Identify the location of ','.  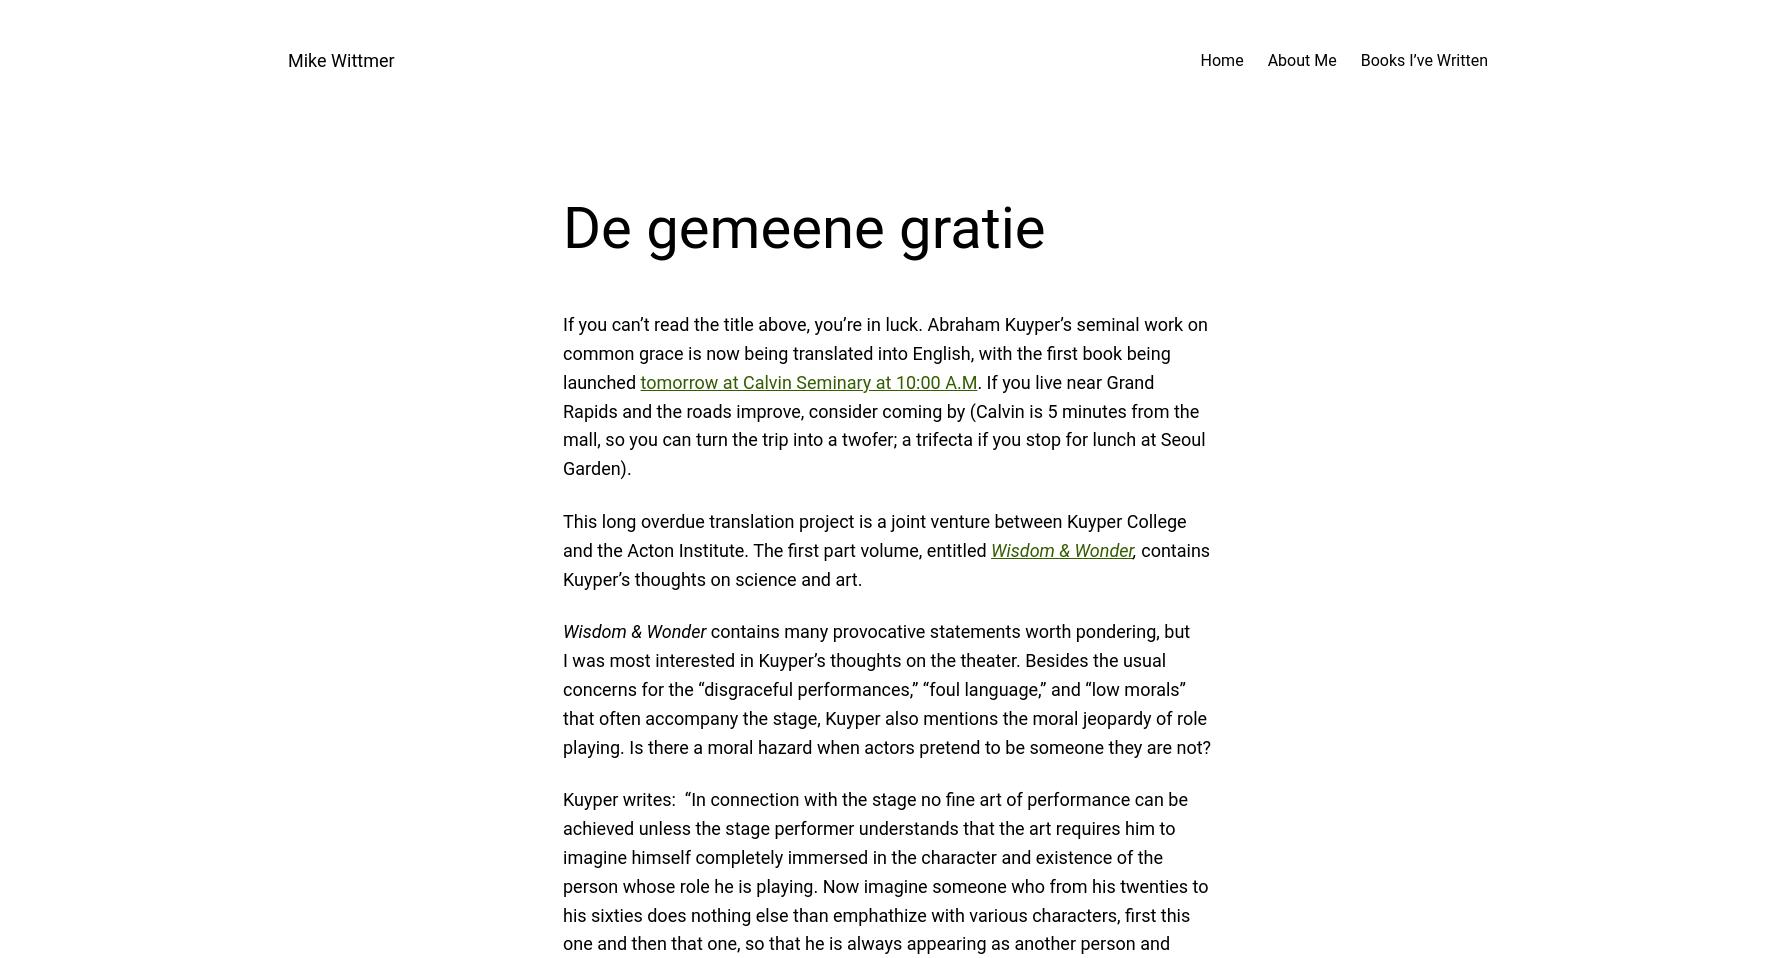
(1136, 548).